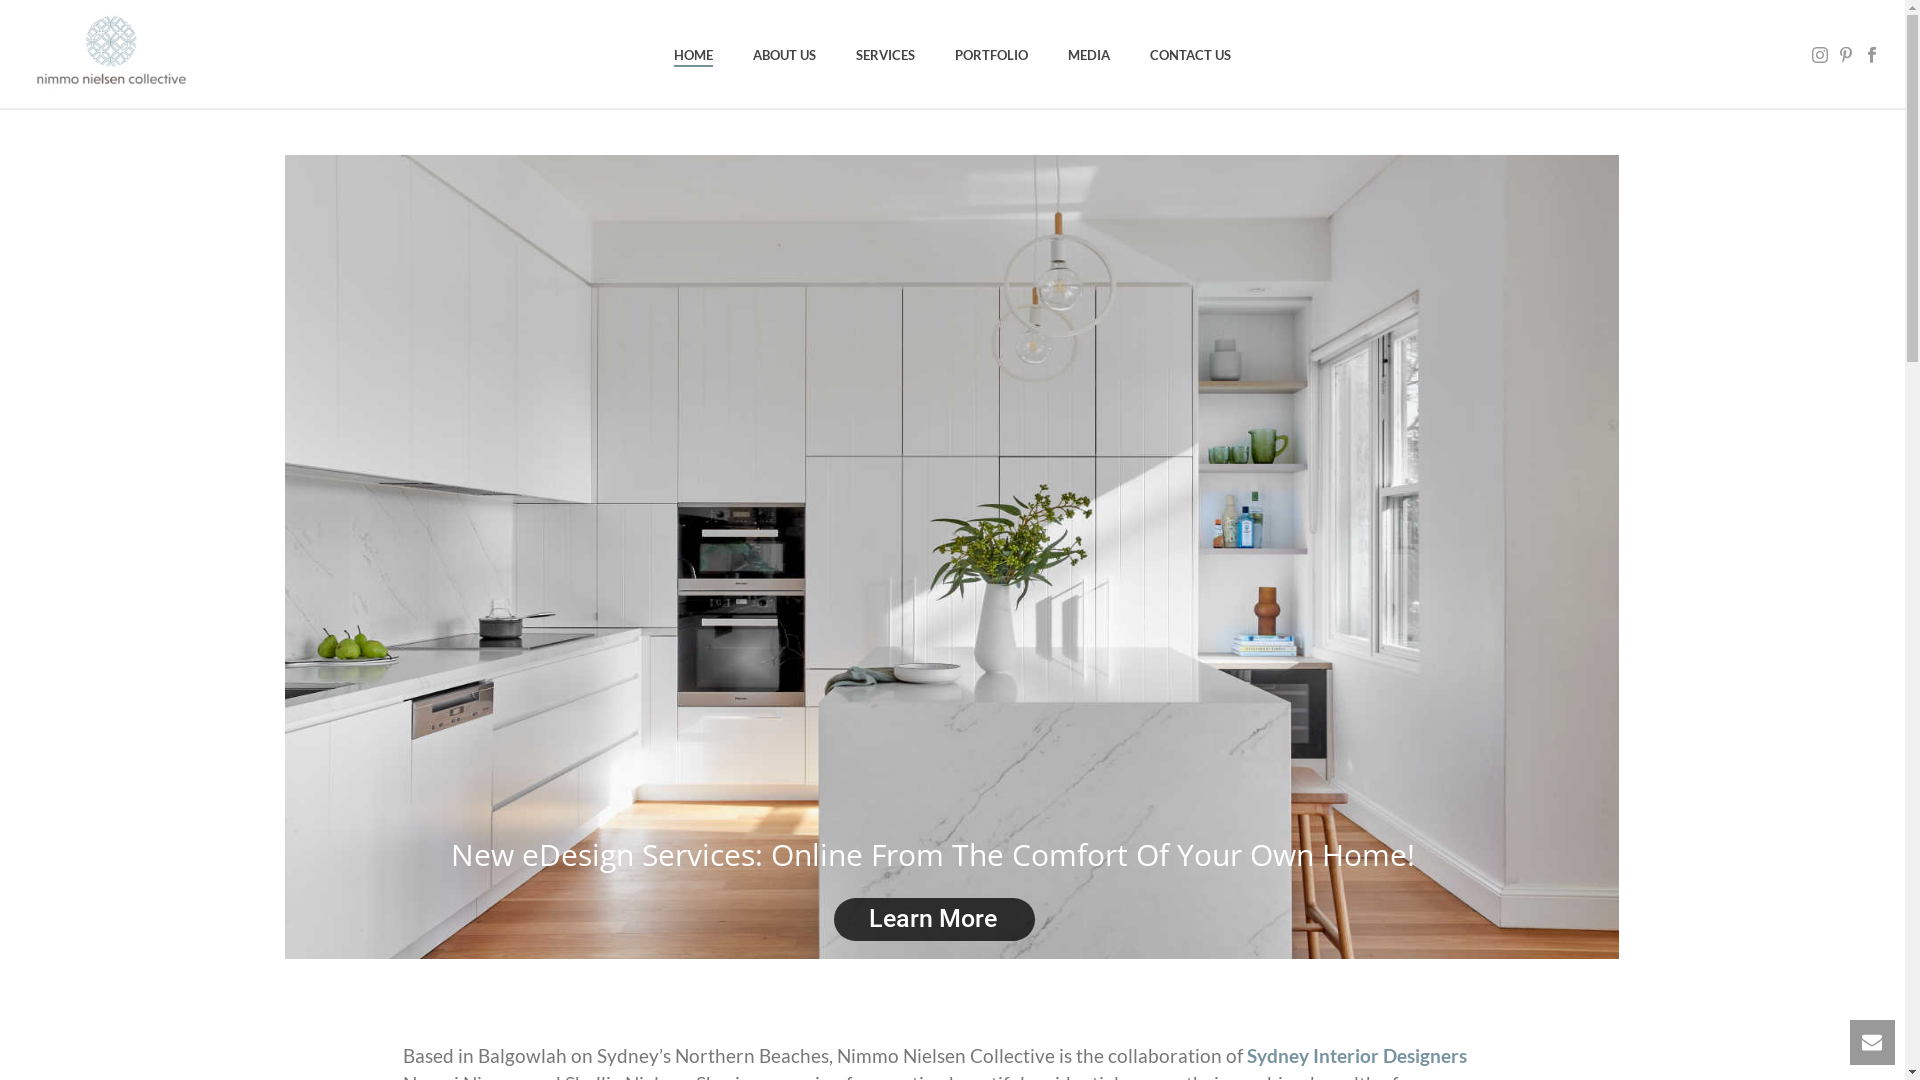  What do you see at coordinates (783, 53) in the screenshot?
I see `'ABOUT US'` at bounding box center [783, 53].